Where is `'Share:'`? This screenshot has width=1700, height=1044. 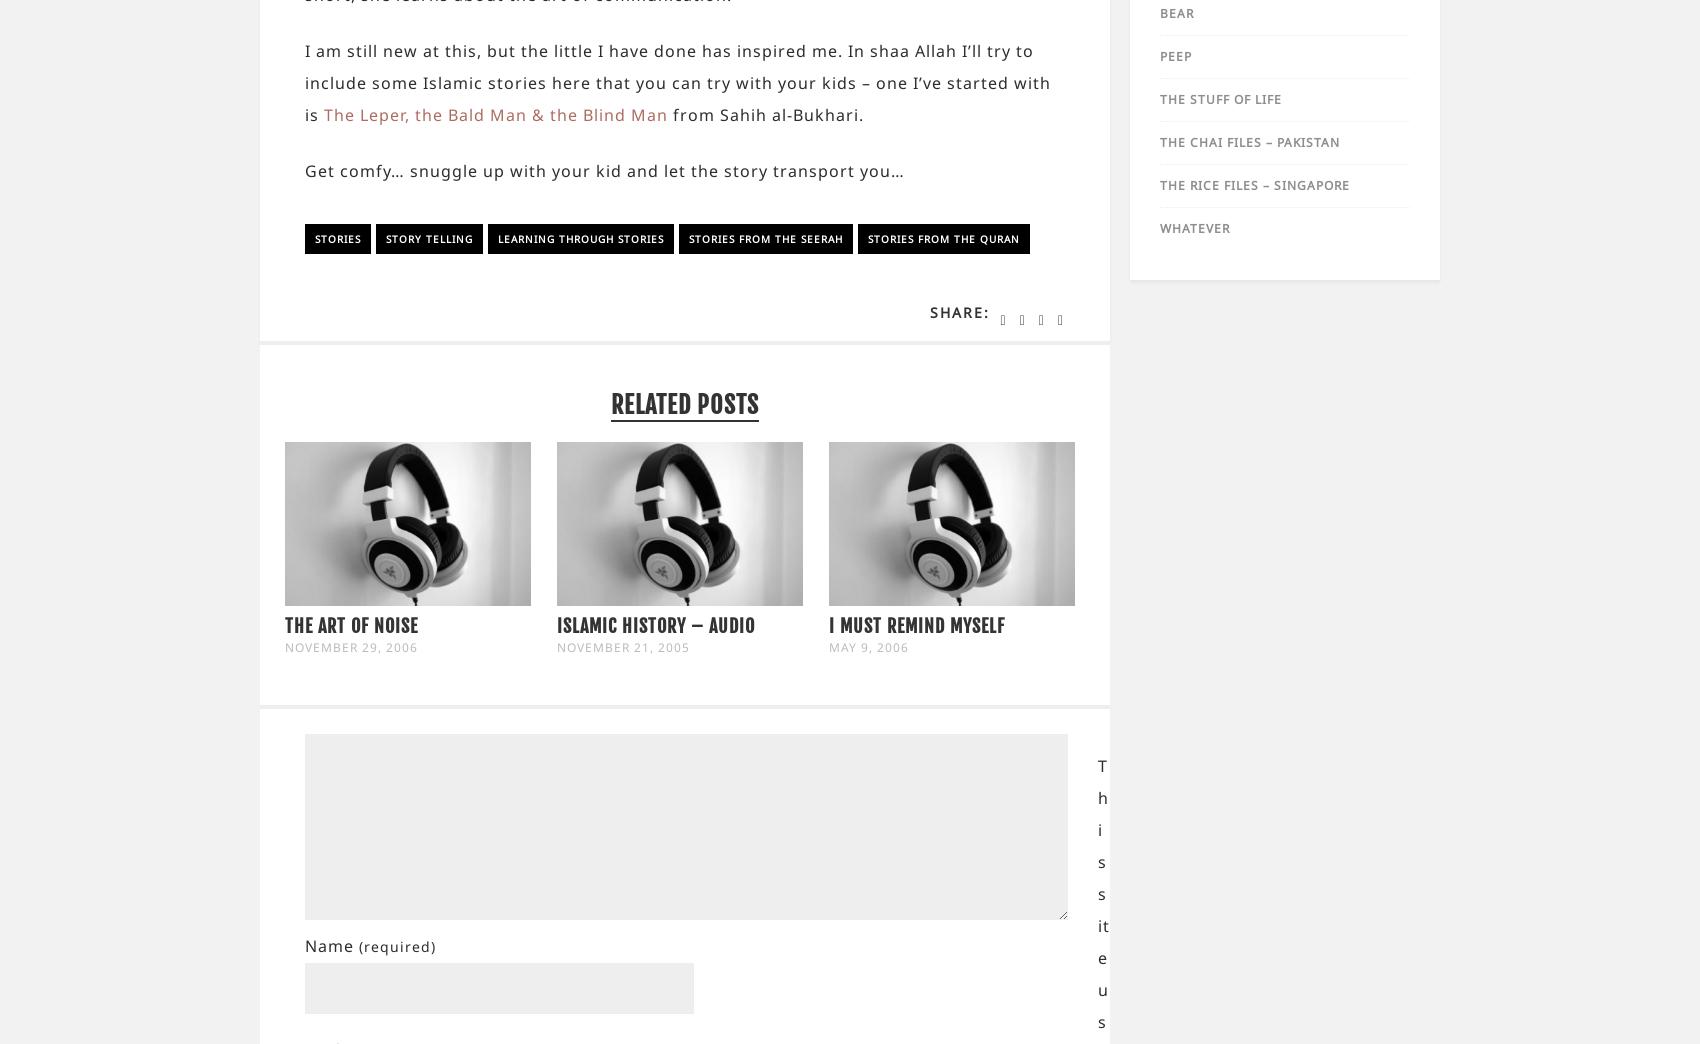 'Share:' is located at coordinates (957, 311).